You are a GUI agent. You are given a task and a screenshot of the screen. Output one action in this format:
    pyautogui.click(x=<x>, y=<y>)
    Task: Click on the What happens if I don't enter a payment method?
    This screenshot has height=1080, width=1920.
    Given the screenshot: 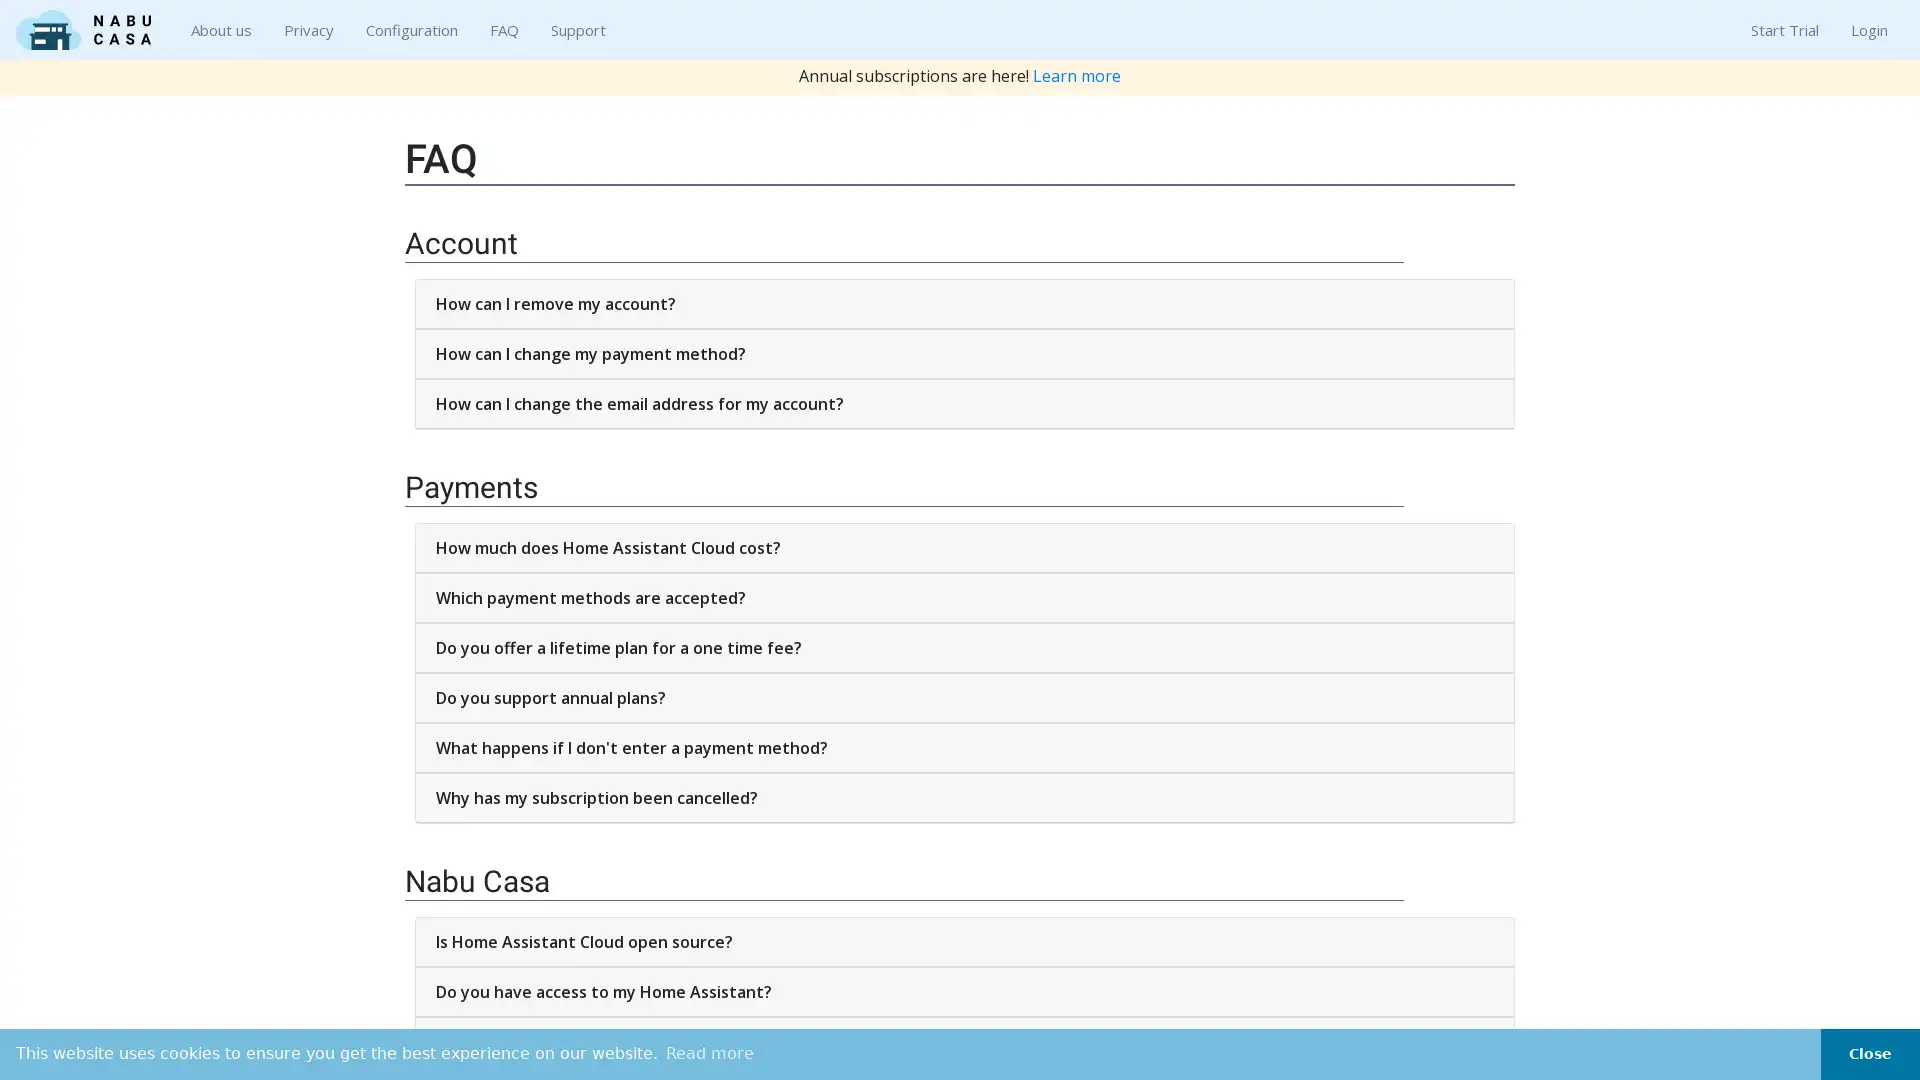 What is the action you would take?
    pyautogui.click(x=964, y=748)
    